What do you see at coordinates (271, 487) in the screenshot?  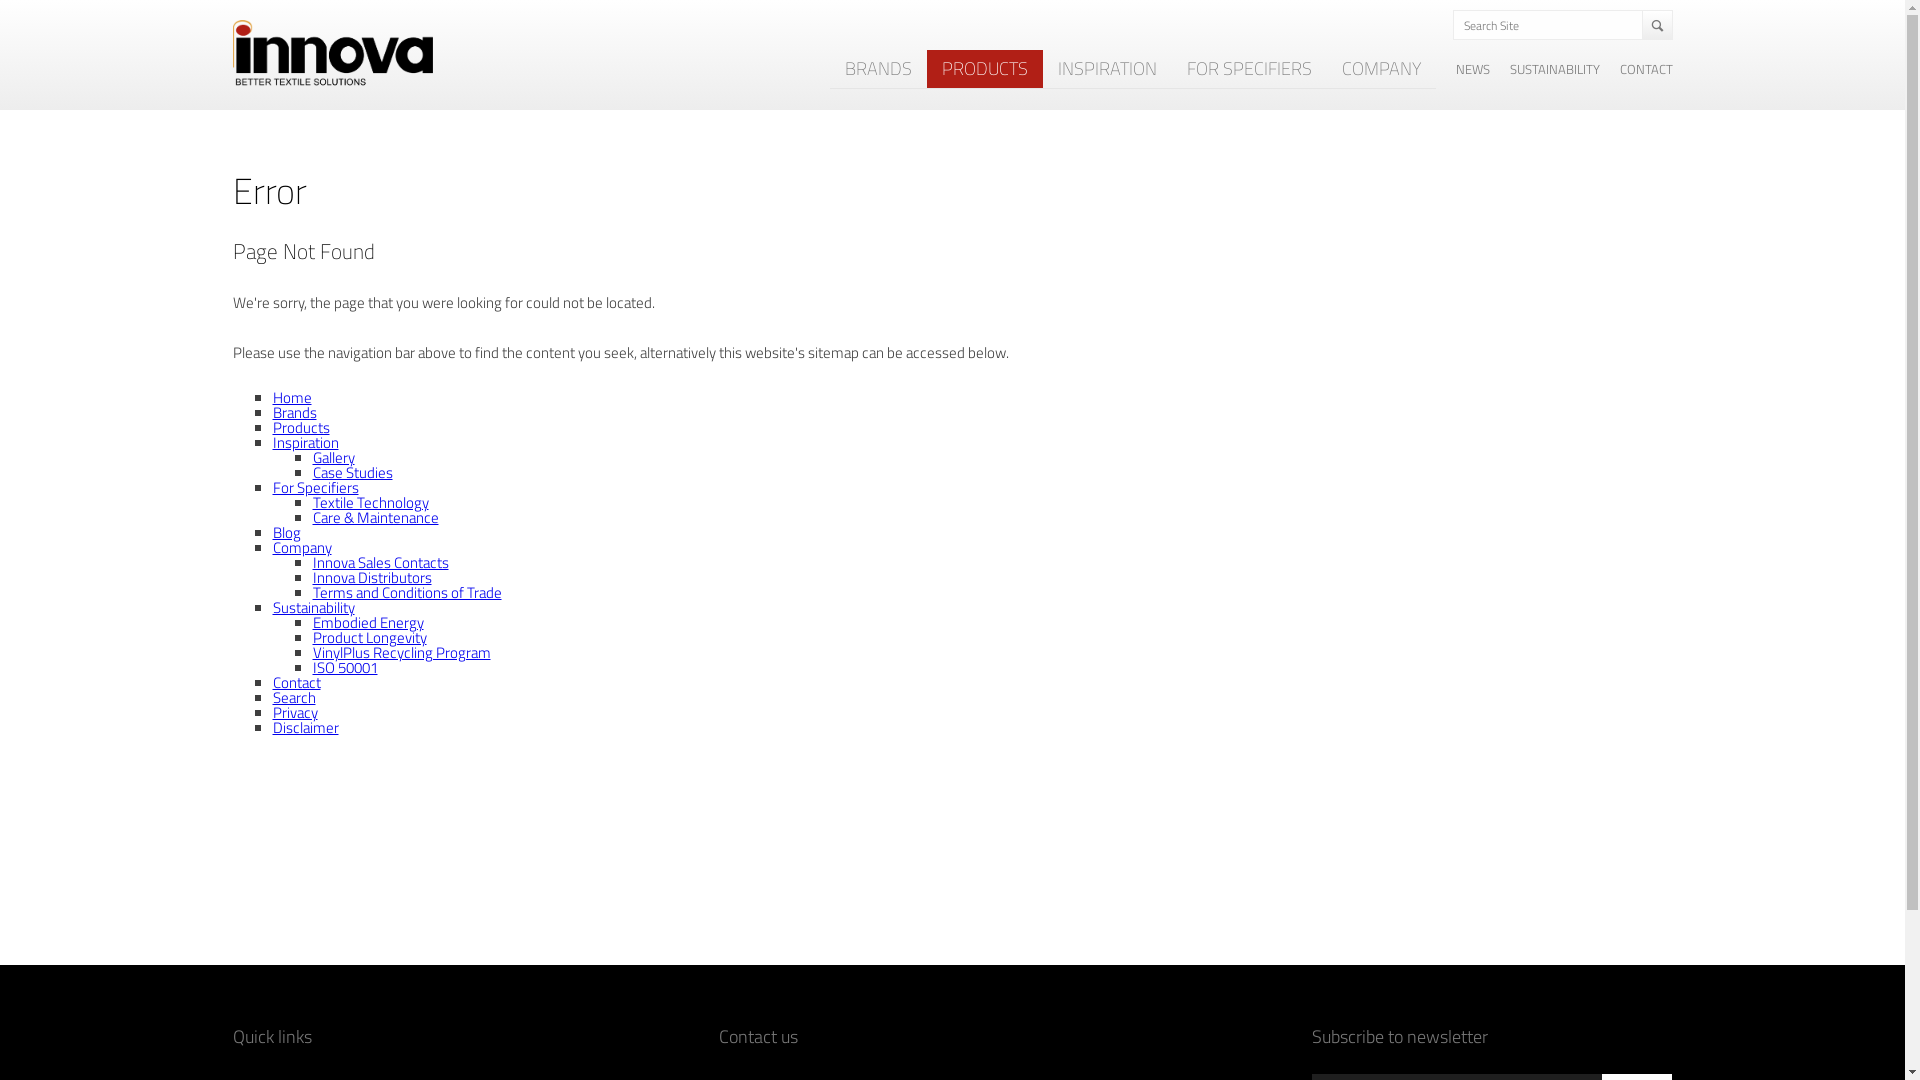 I see `'For Specifiers'` at bounding box center [271, 487].